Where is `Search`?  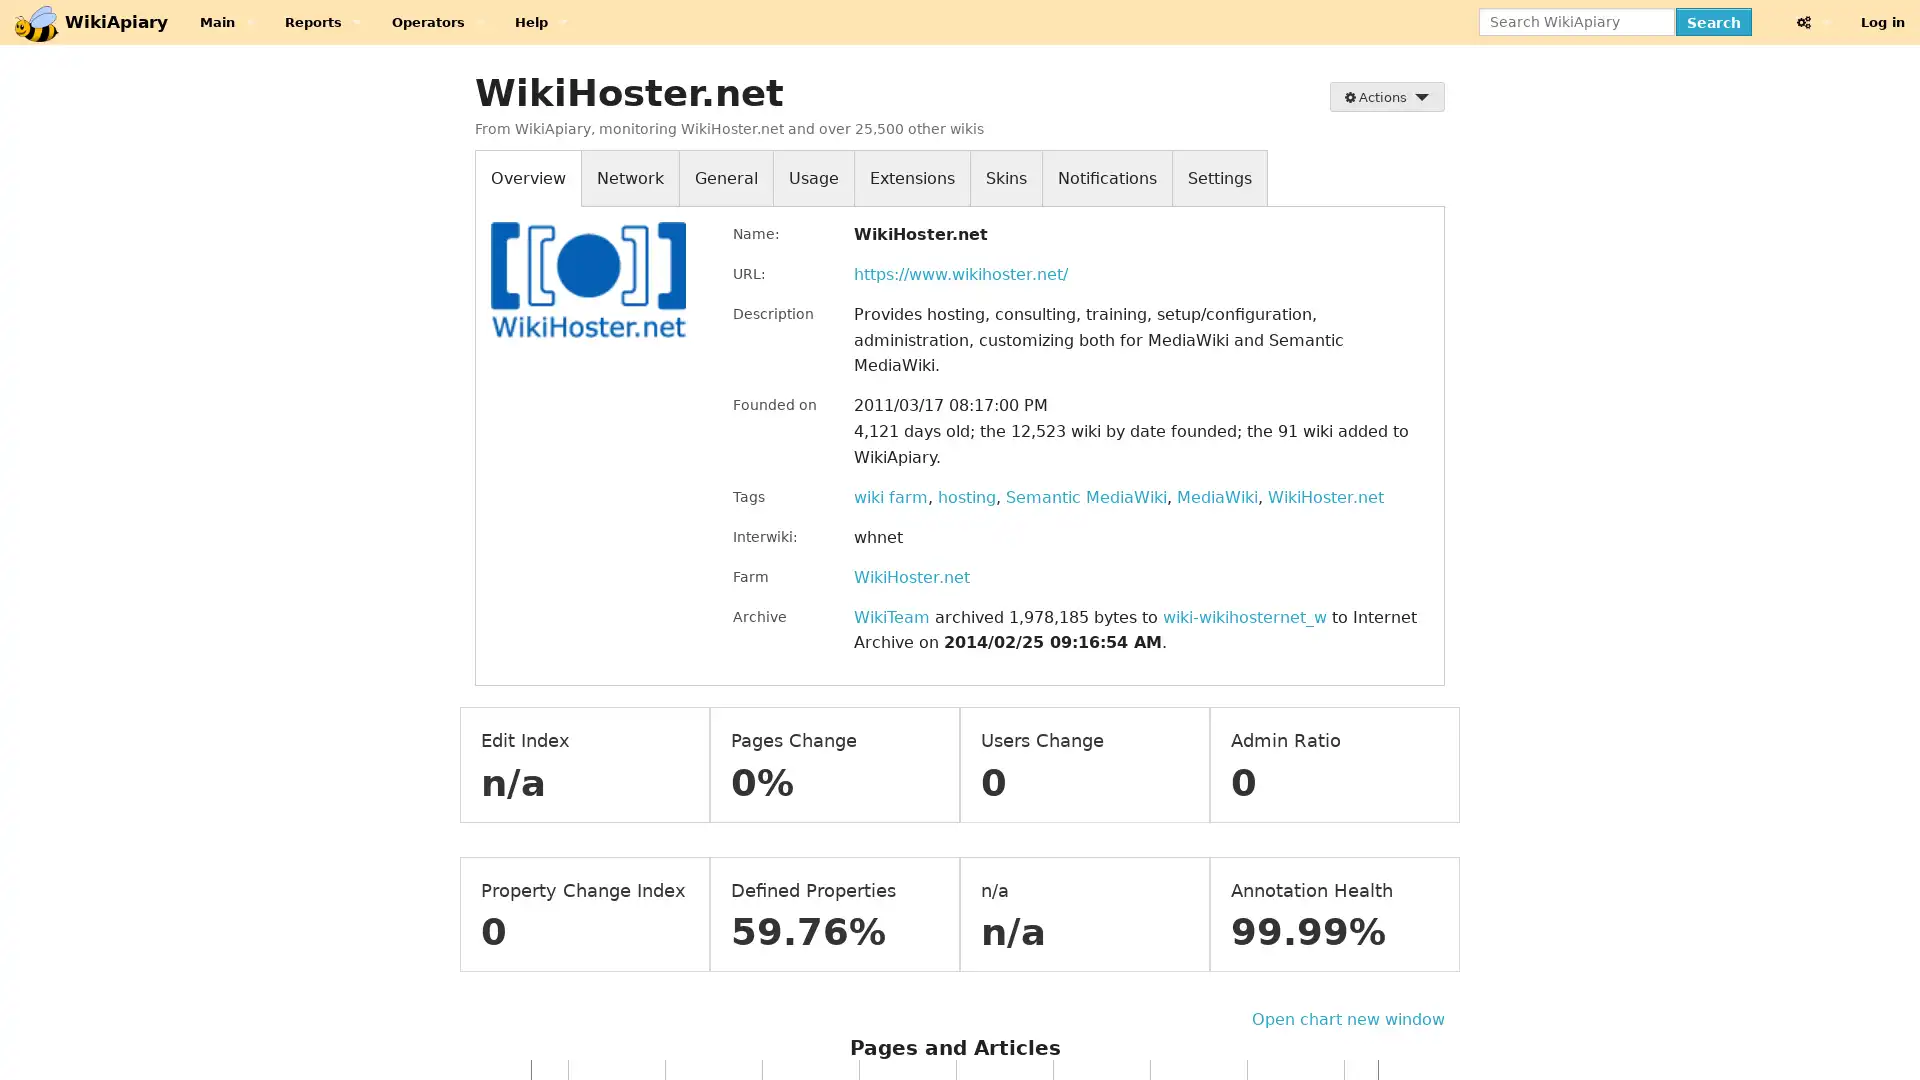
Search is located at coordinates (1712, 22).